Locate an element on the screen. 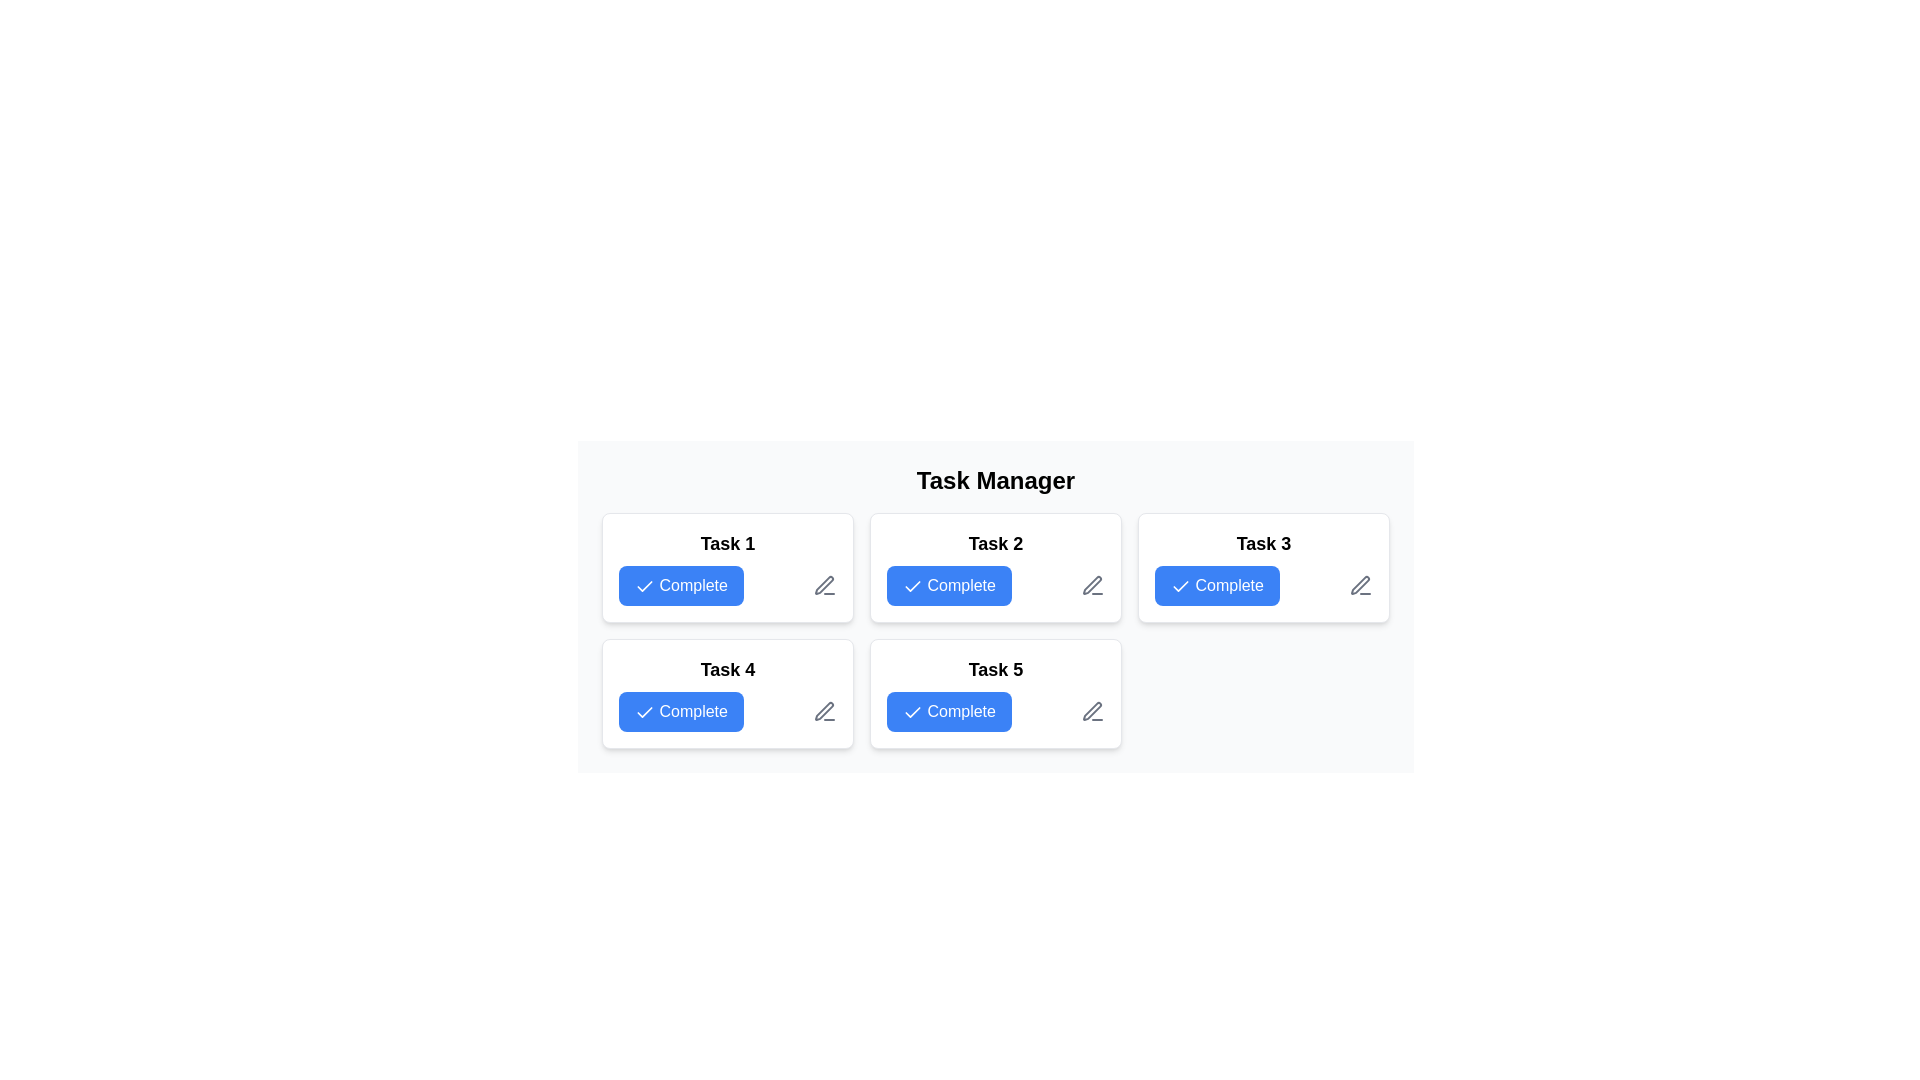  the prominent header text 'Task Manager', which is bold and centrally positioned at the top of the layout is located at coordinates (996, 481).